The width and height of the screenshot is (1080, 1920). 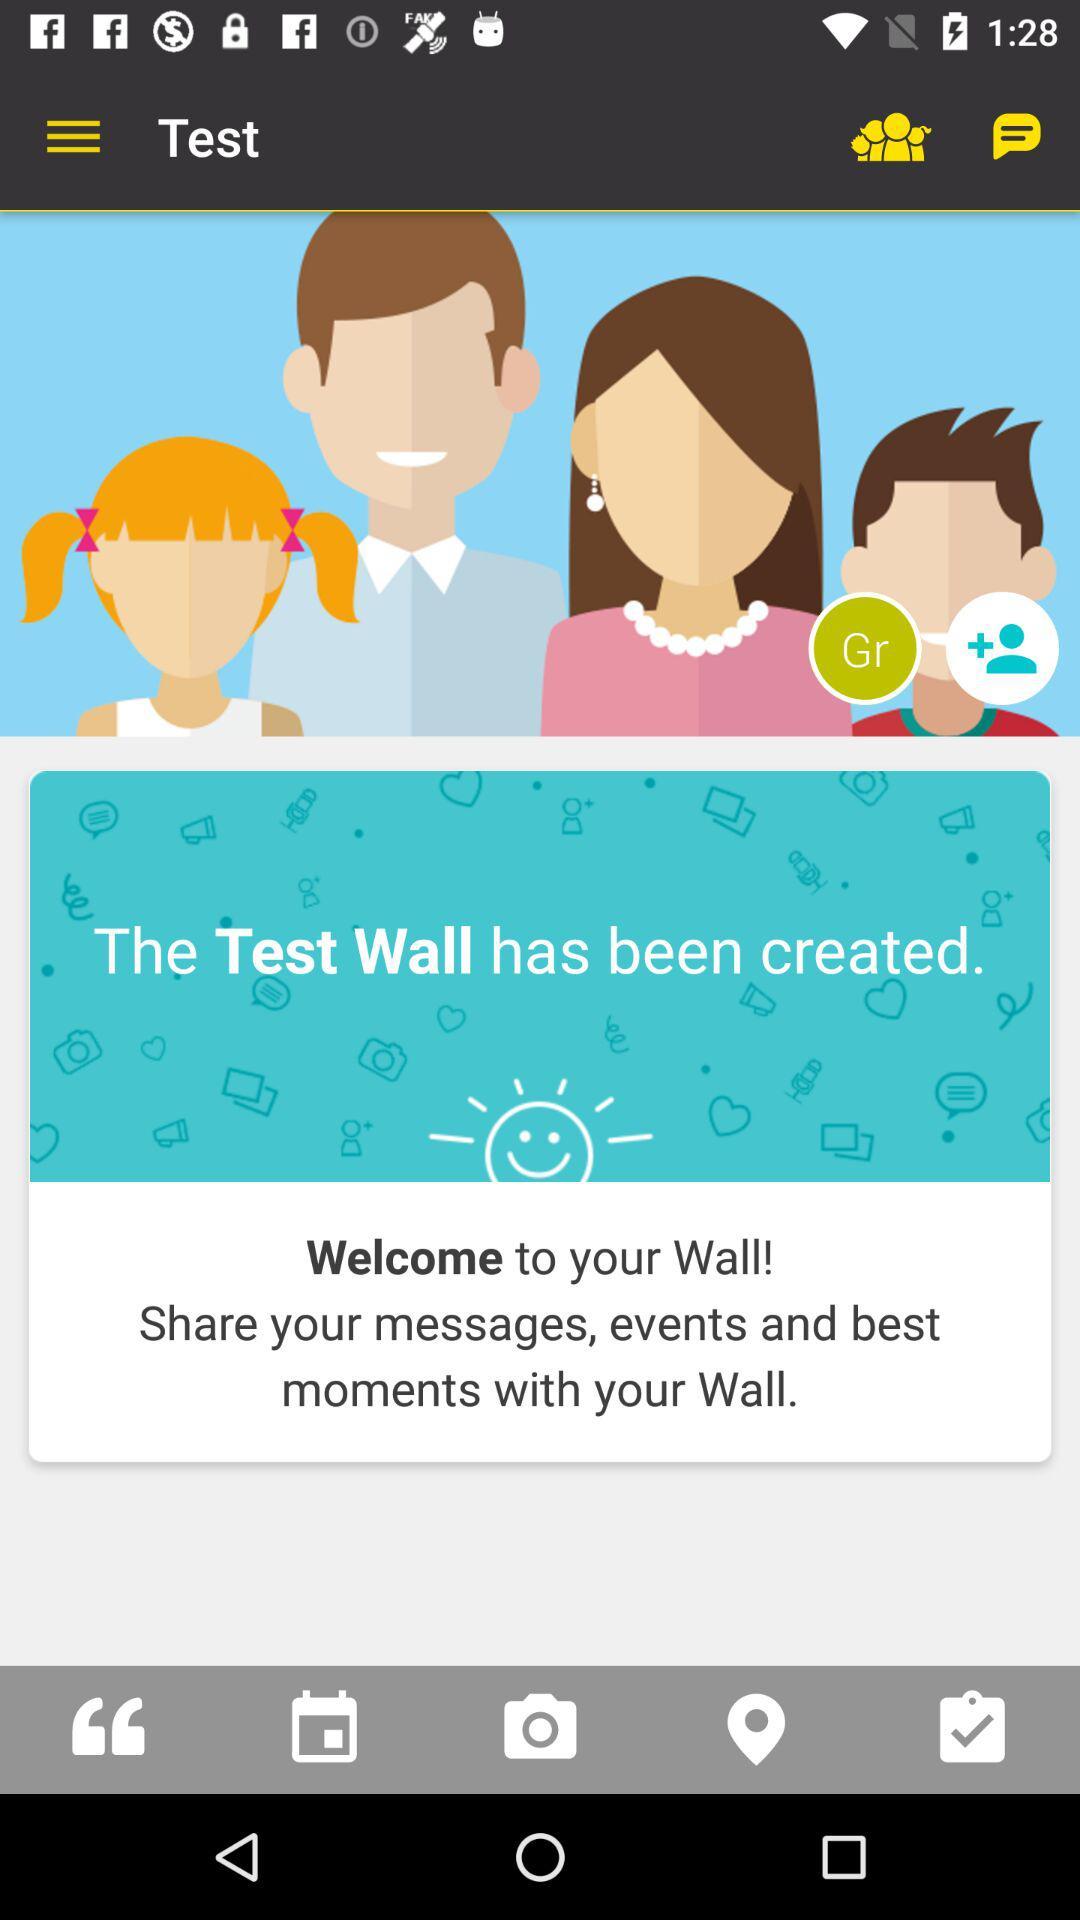 What do you see at coordinates (540, 1728) in the screenshot?
I see `photo icon` at bounding box center [540, 1728].